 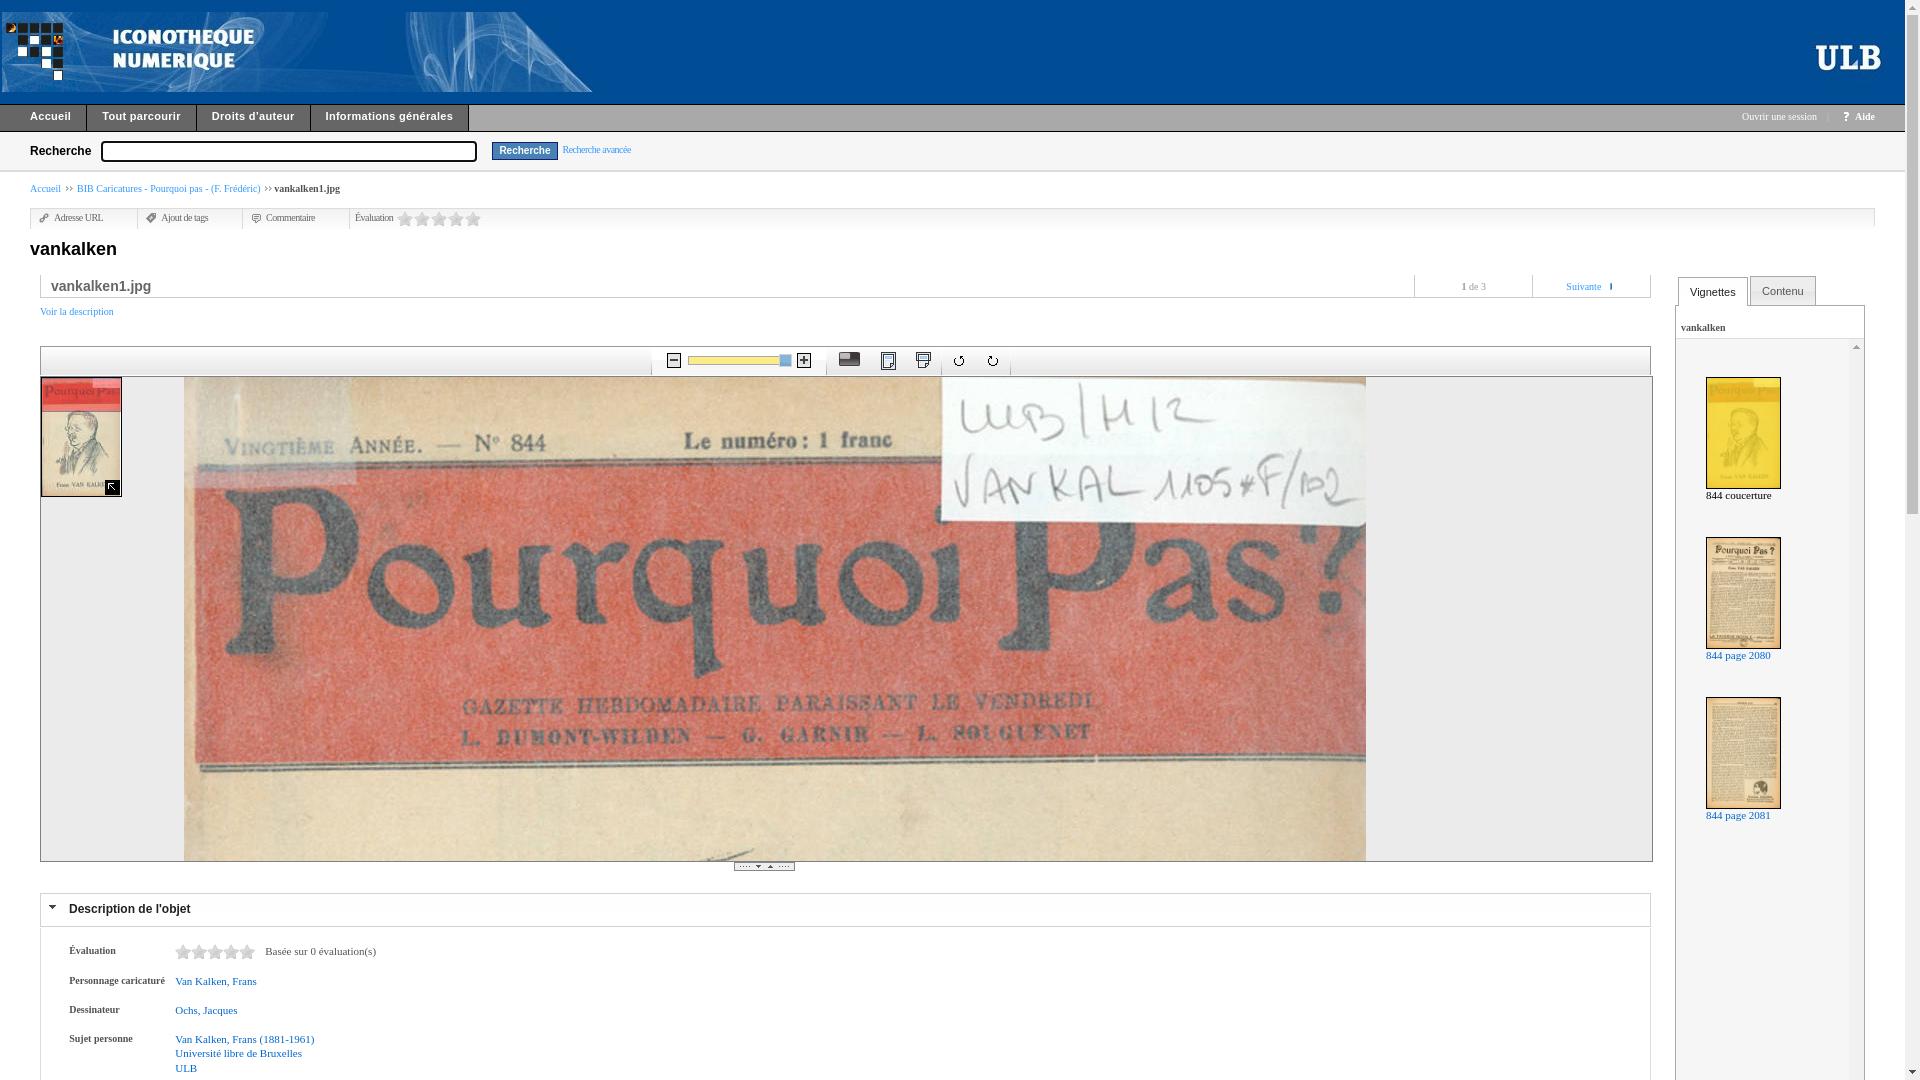 I want to click on 'Pivoter vers la gauche', so click(x=958, y=361).